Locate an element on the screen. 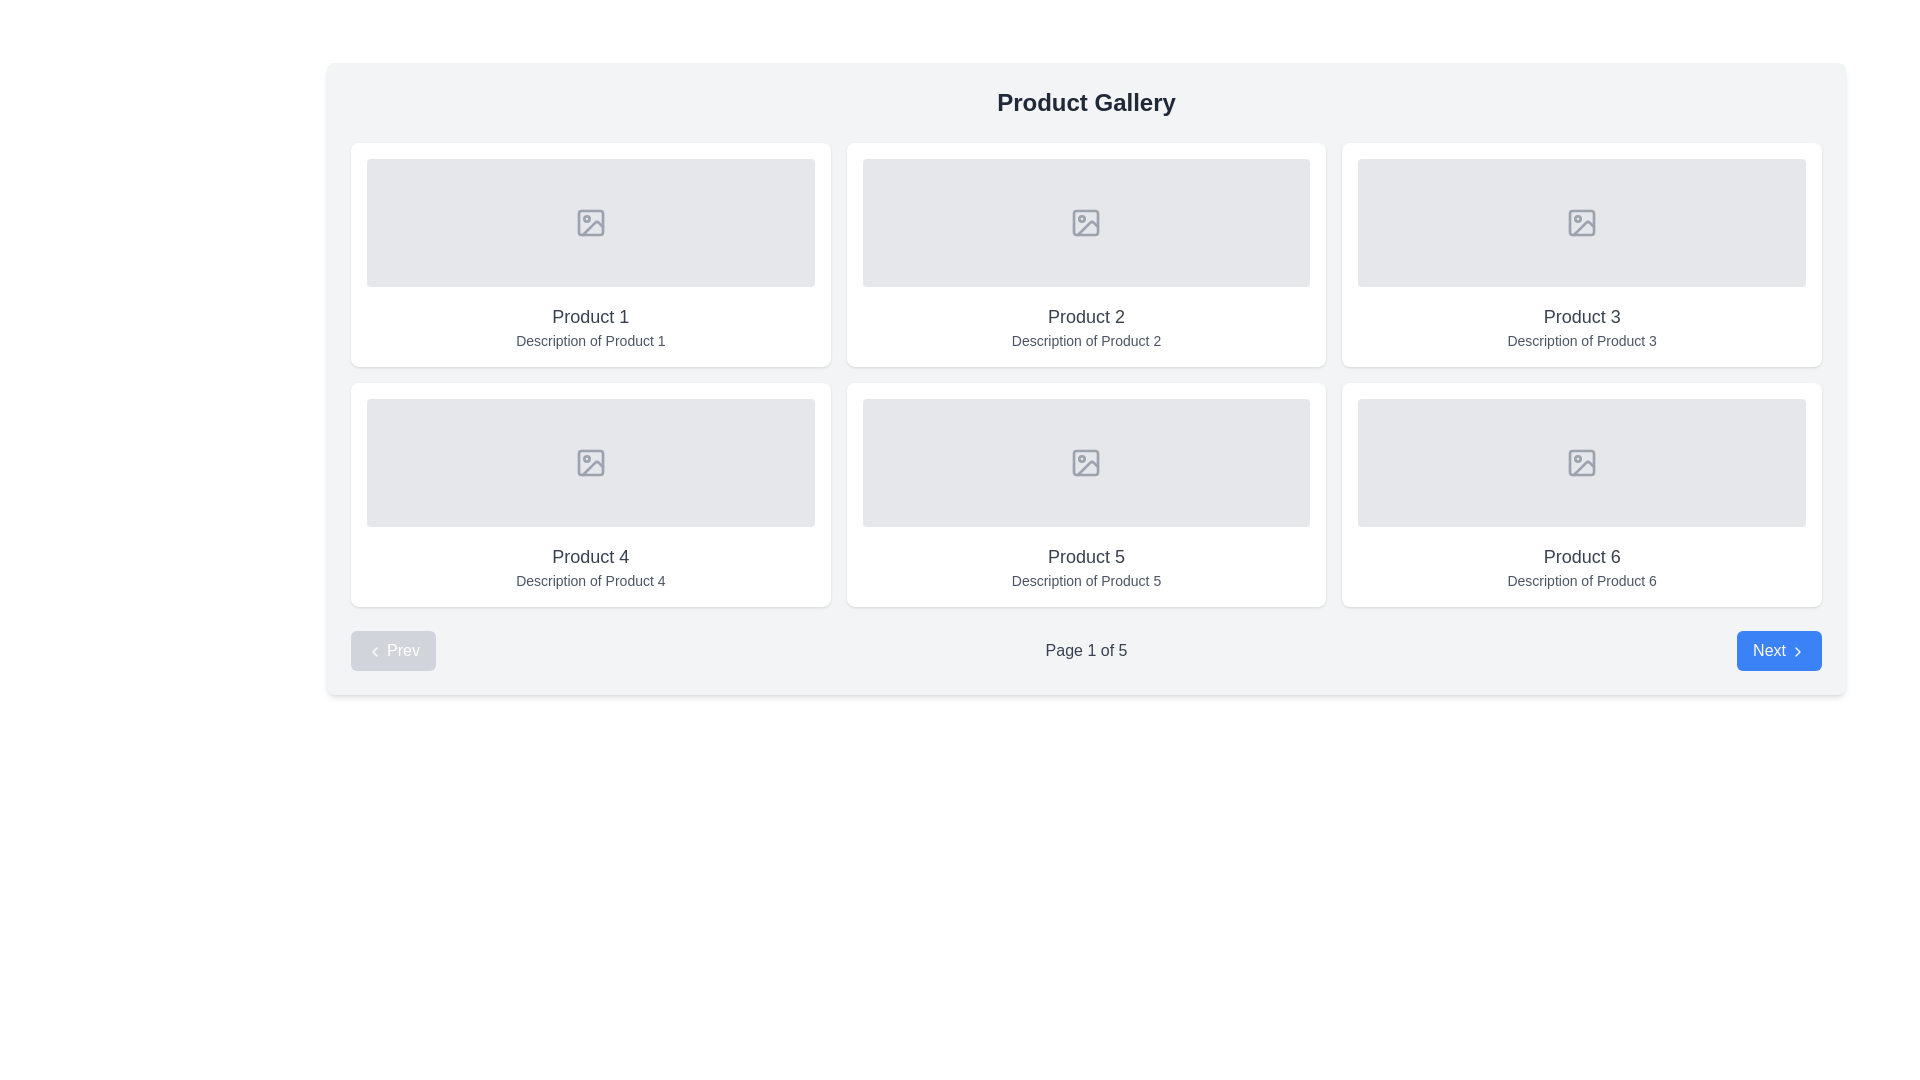  the SVG rectangle of the image placeholder icon indicating a missing image for 'Product 3' in the top row, third column of the gallery layout is located at coordinates (1581, 223).